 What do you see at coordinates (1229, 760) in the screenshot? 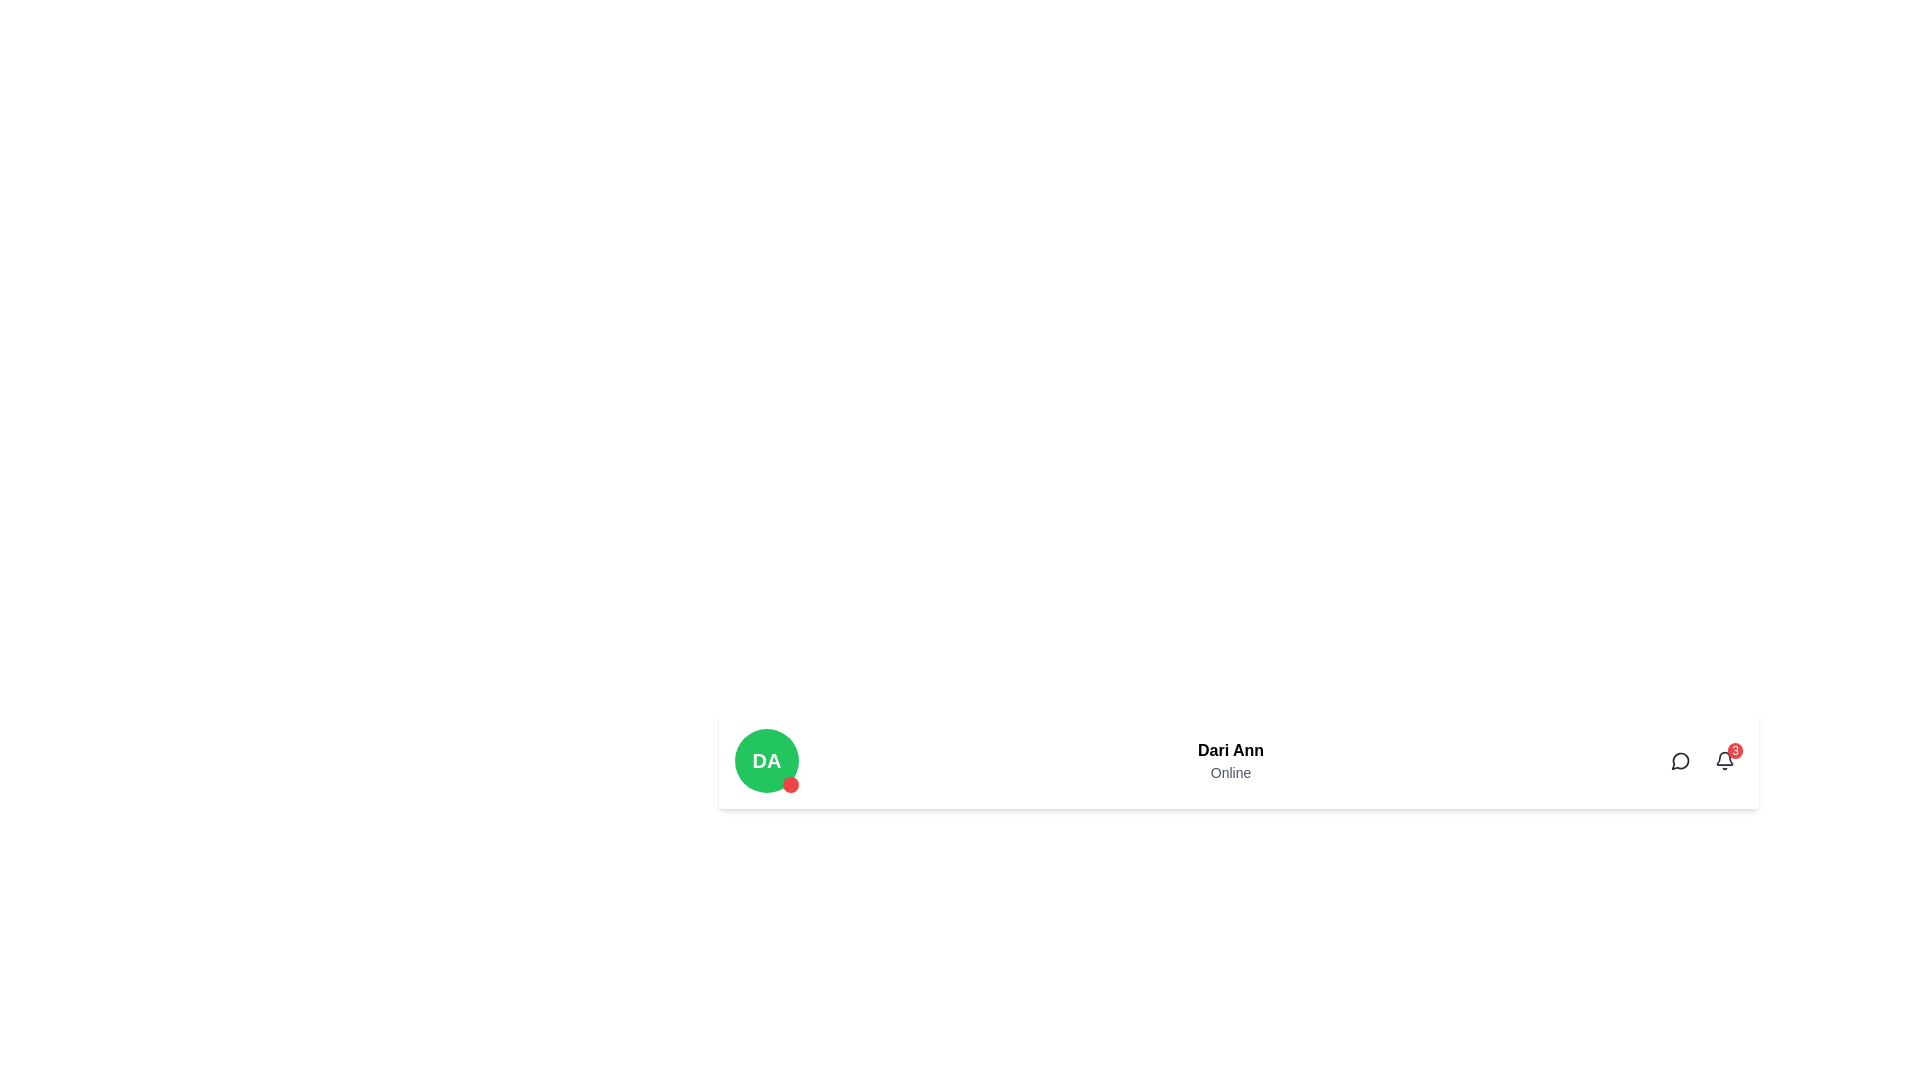
I see `the static text label that displays a name and associated status, located to the right of a green circular icon with the initials 'DA'` at bounding box center [1229, 760].